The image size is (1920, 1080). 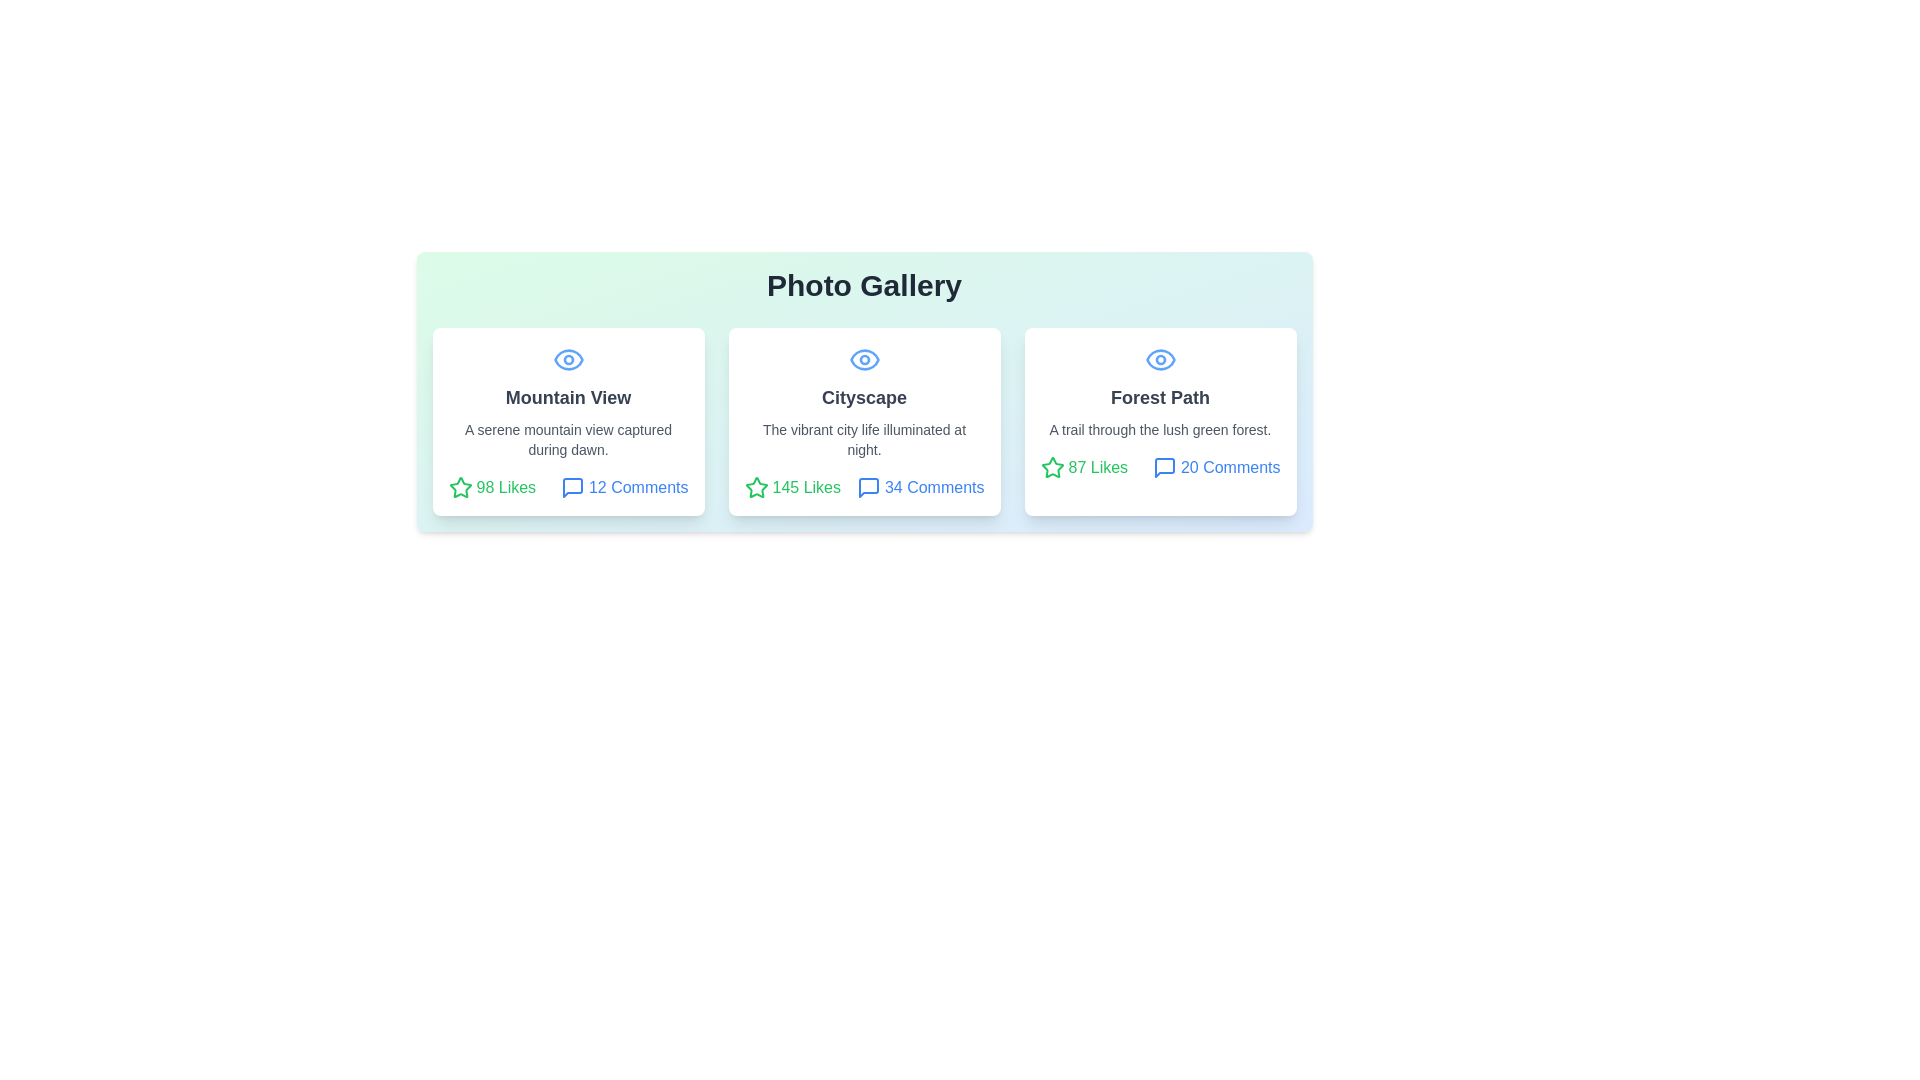 I want to click on the likes count of the photo card titled Cityscape, so click(x=791, y=488).